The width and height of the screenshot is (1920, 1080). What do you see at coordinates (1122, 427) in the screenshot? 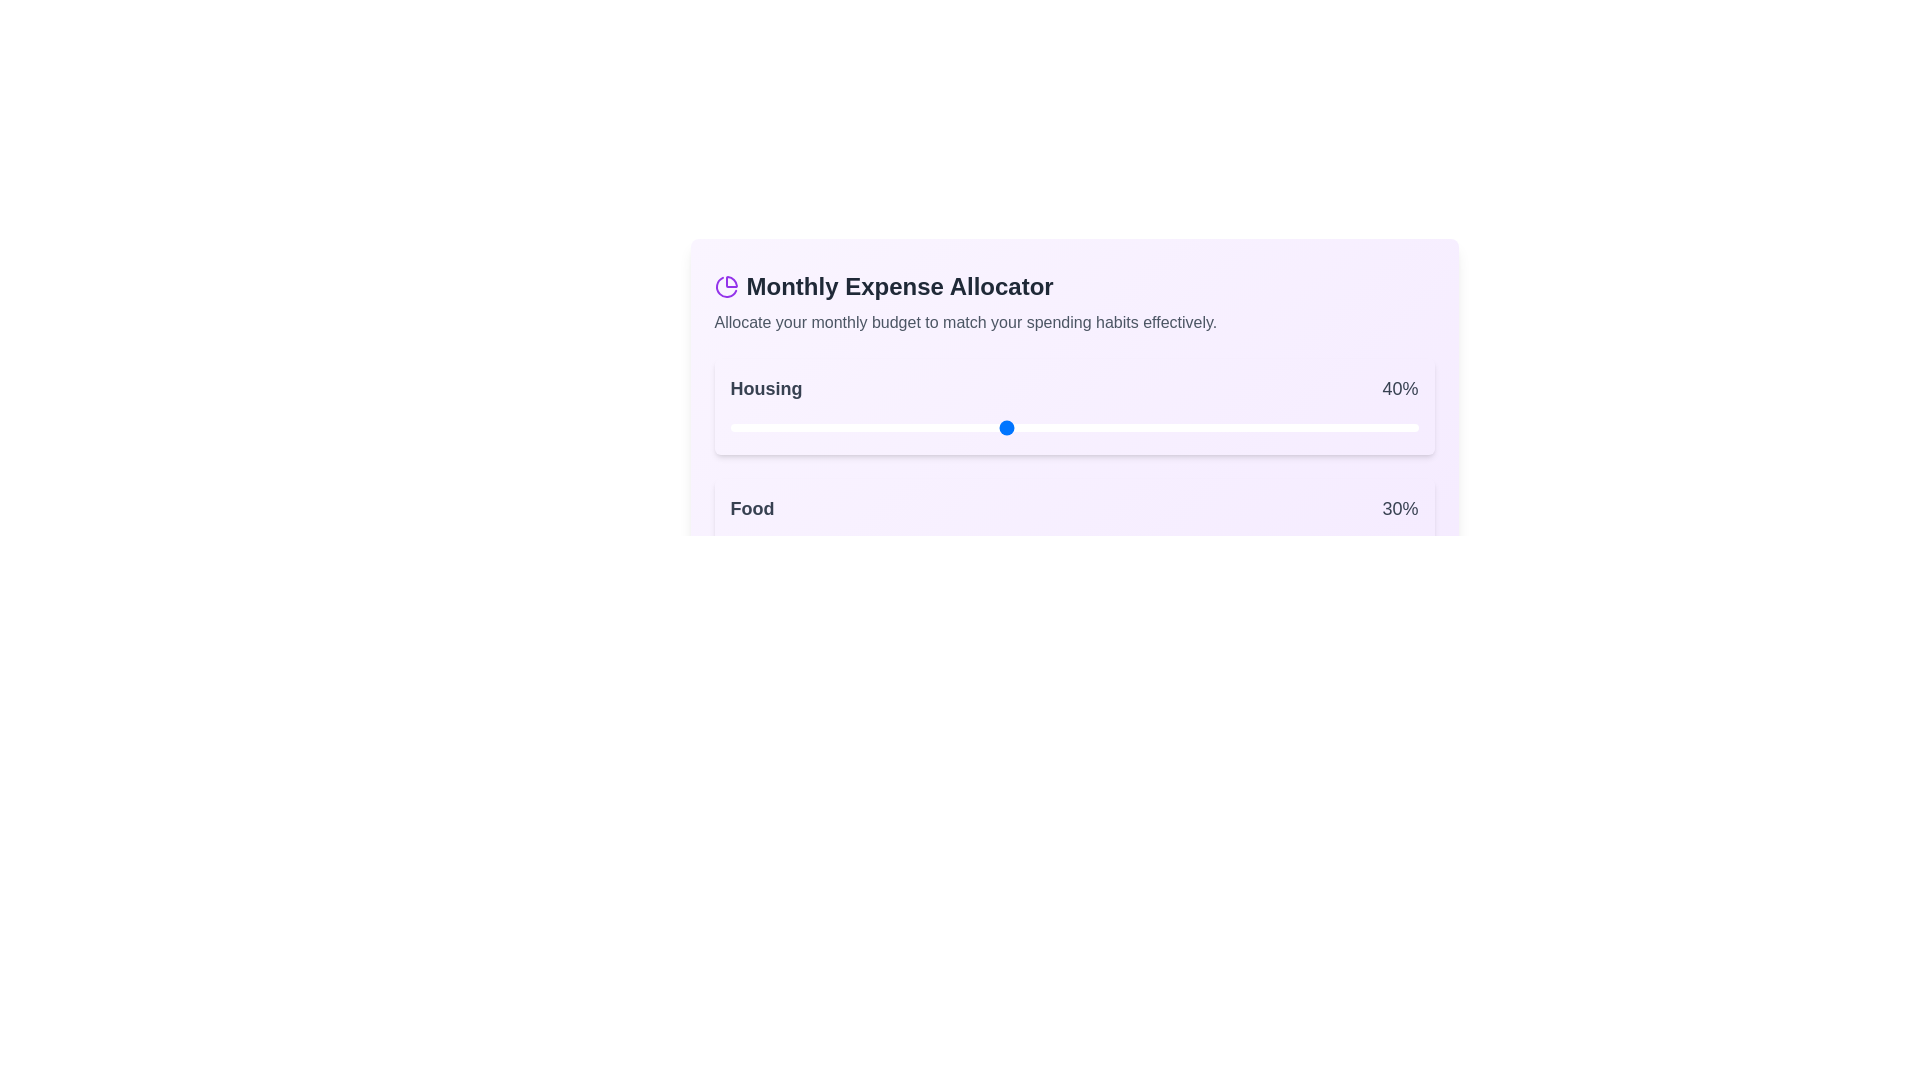
I see `the budget for Housing` at bounding box center [1122, 427].